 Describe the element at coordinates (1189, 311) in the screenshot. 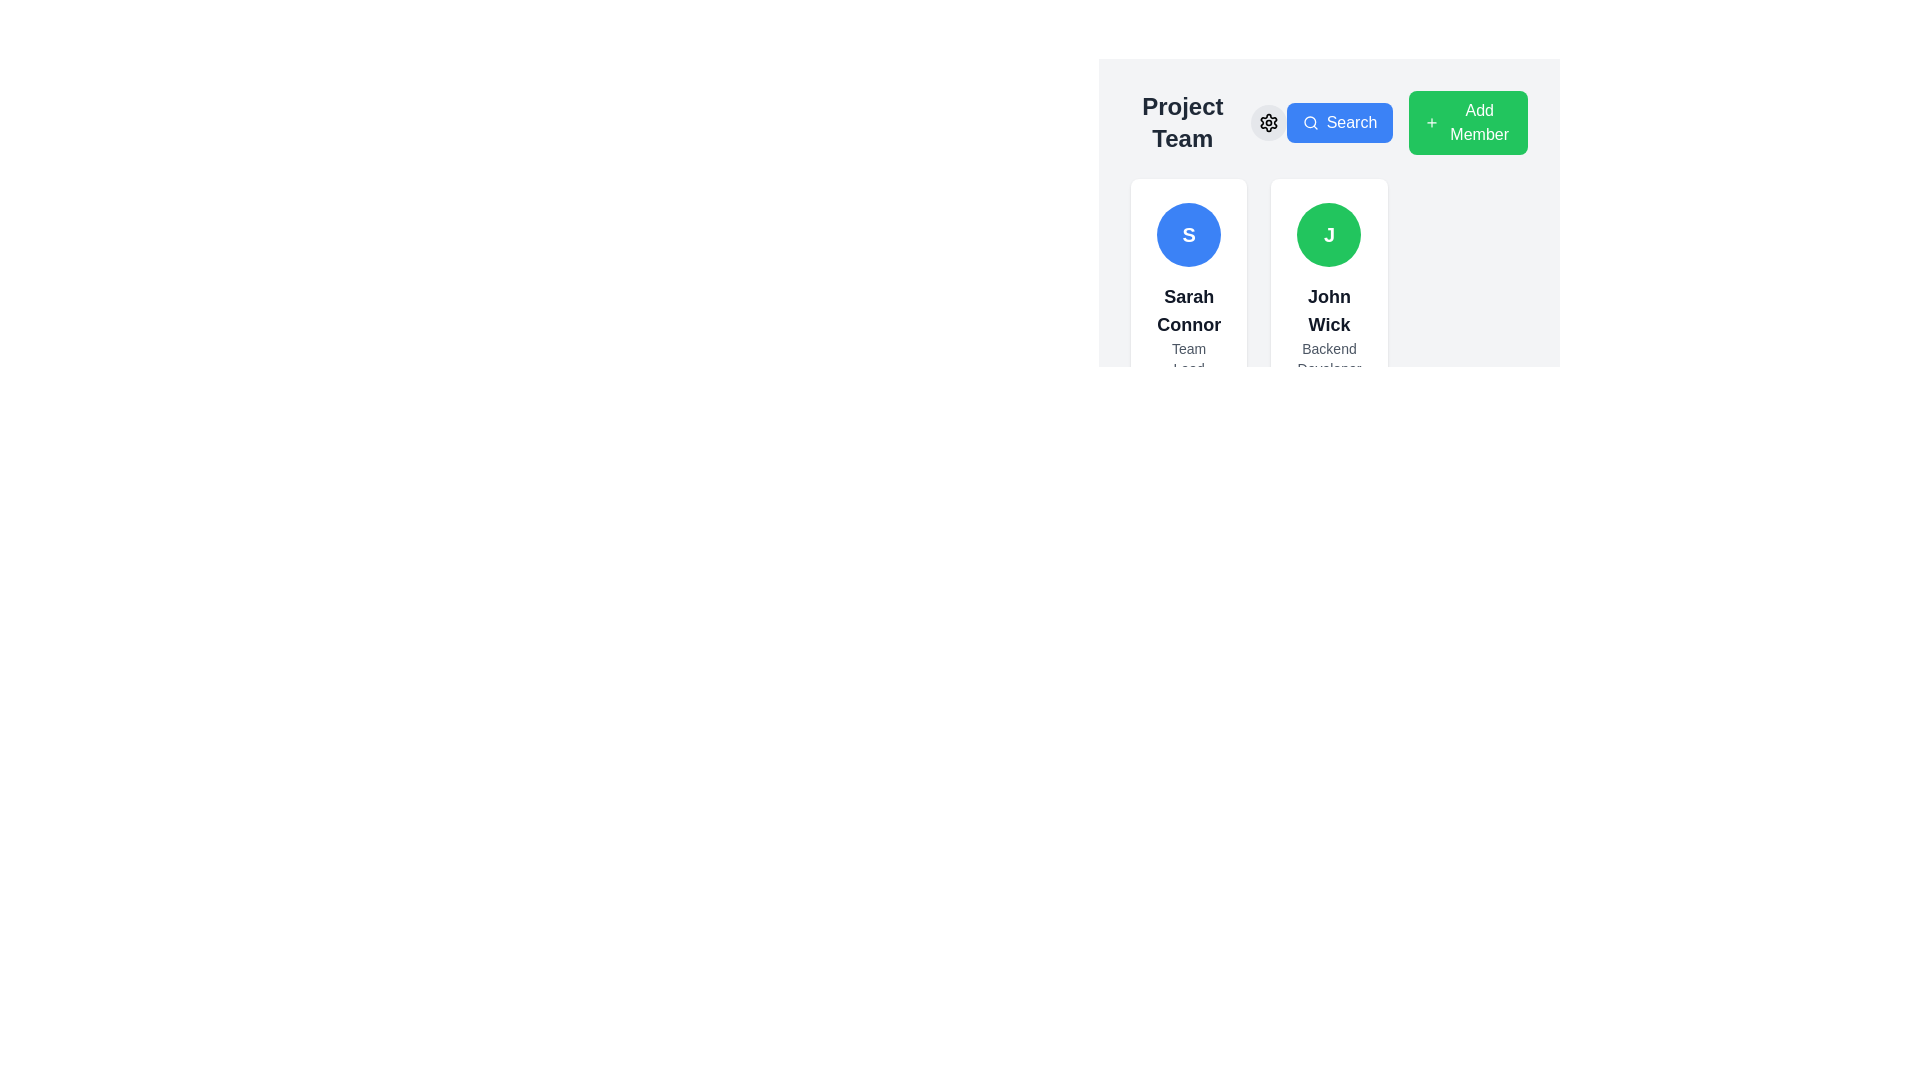

I see `displayed name 'Sarah Connor' which is a bold, dark-gray text located centrally below a circular blue icon` at that location.